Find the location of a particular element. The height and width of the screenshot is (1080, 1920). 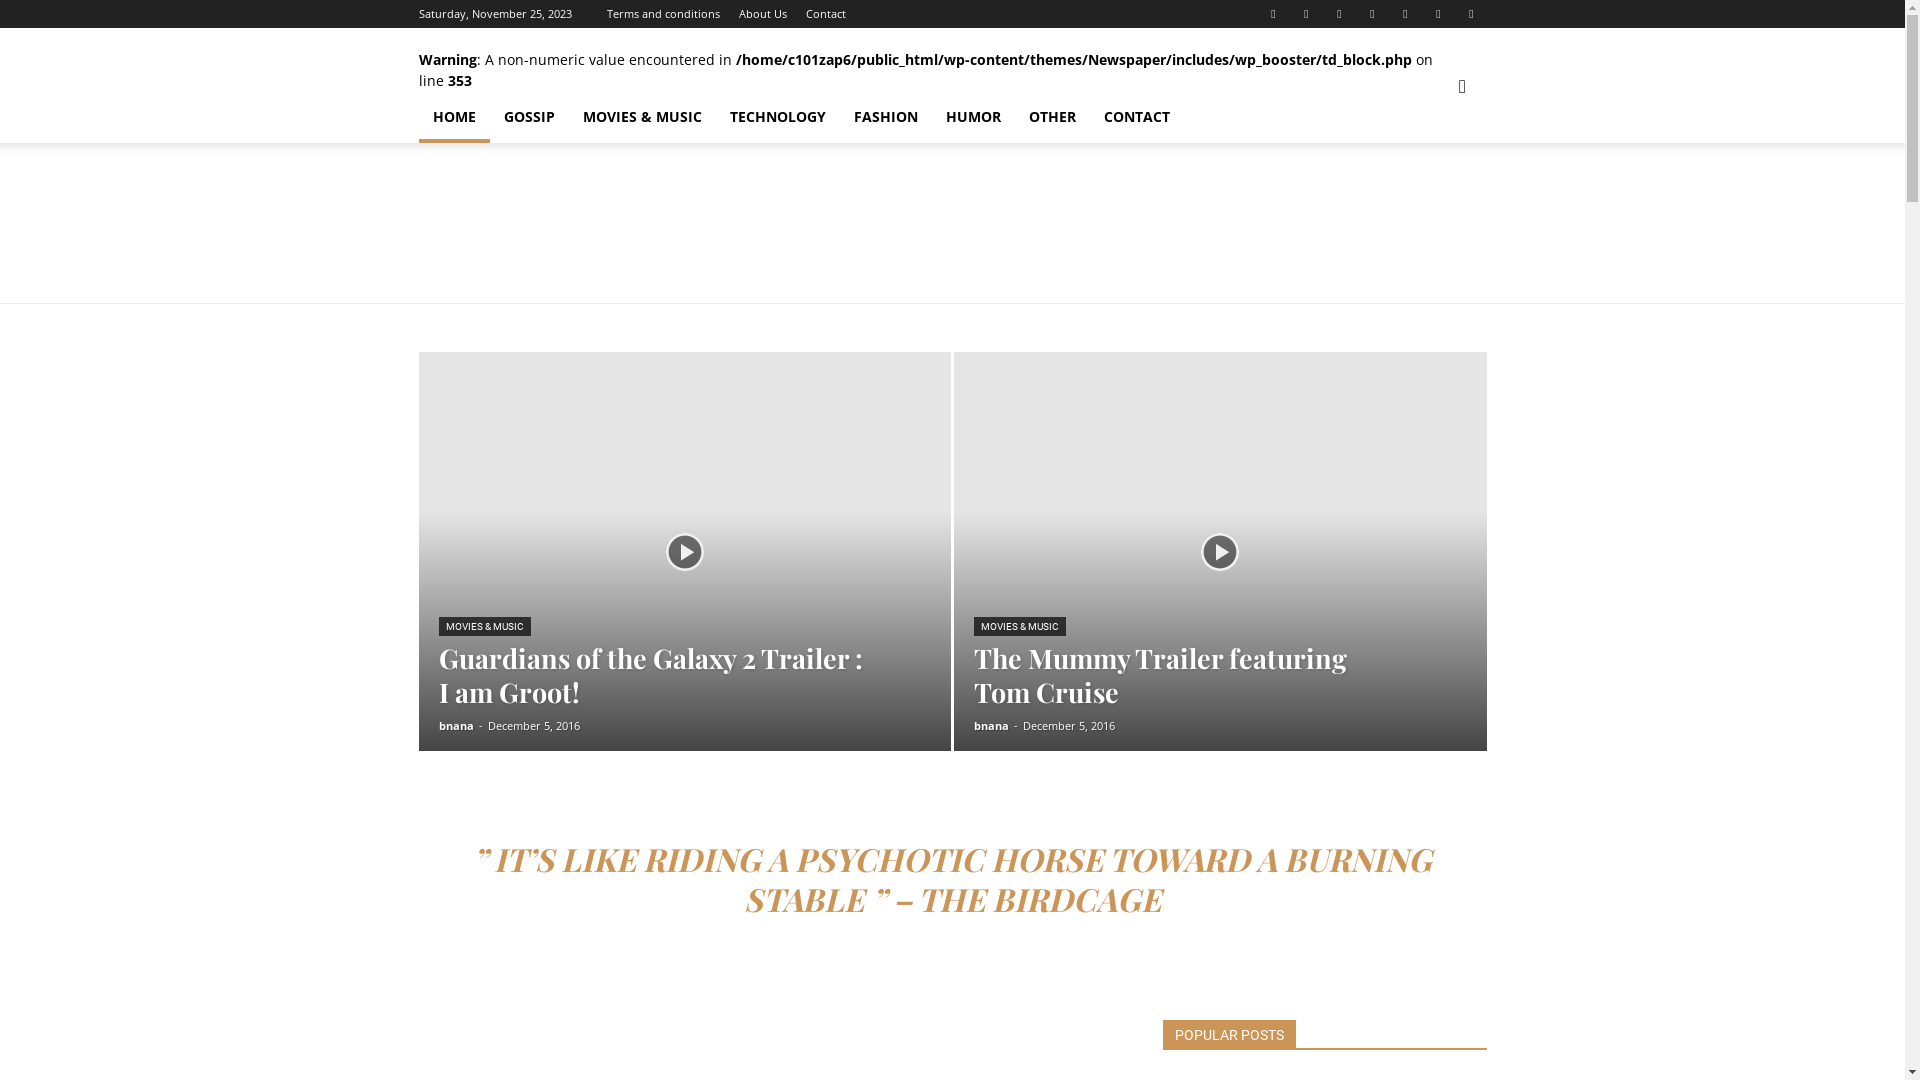

'HOME' is located at coordinates (452, 116).